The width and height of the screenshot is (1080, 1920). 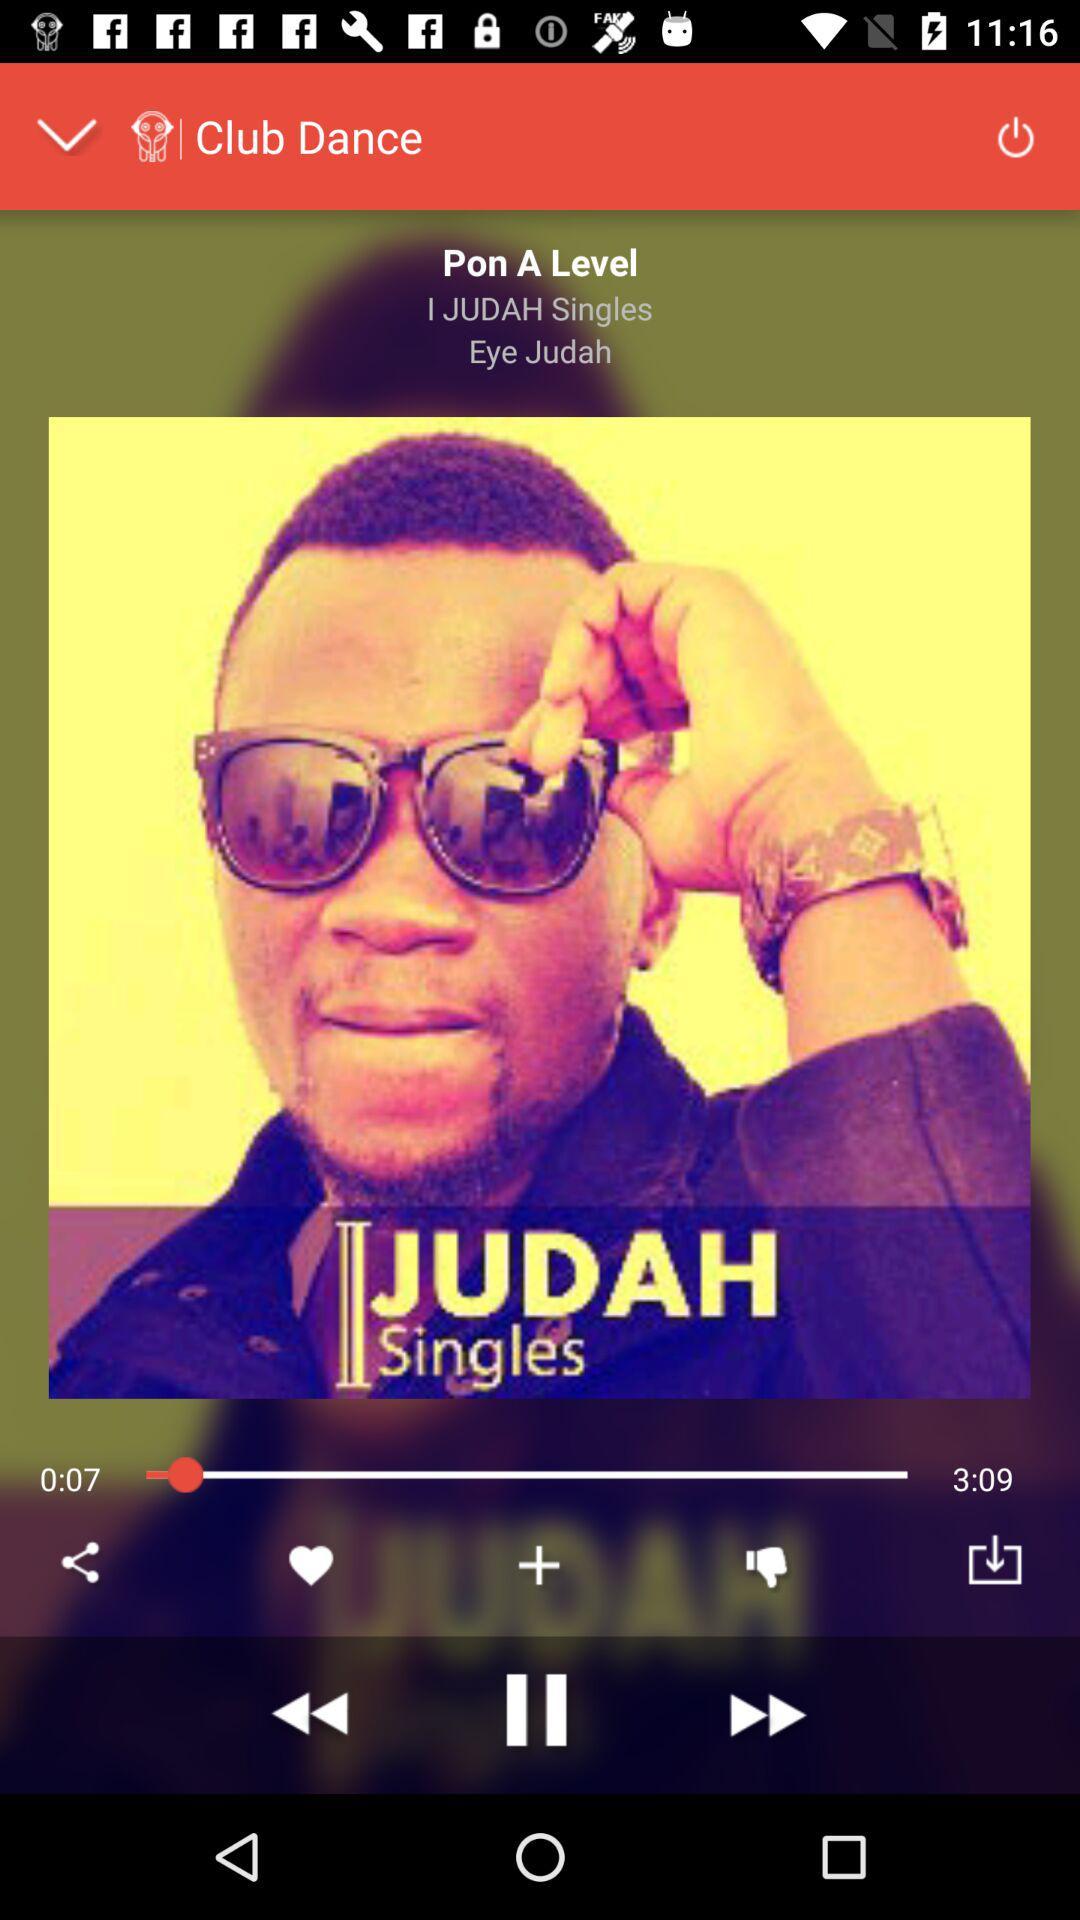 What do you see at coordinates (1015, 134) in the screenshot?
I see `on/of` at bounding box center [1015, 134].